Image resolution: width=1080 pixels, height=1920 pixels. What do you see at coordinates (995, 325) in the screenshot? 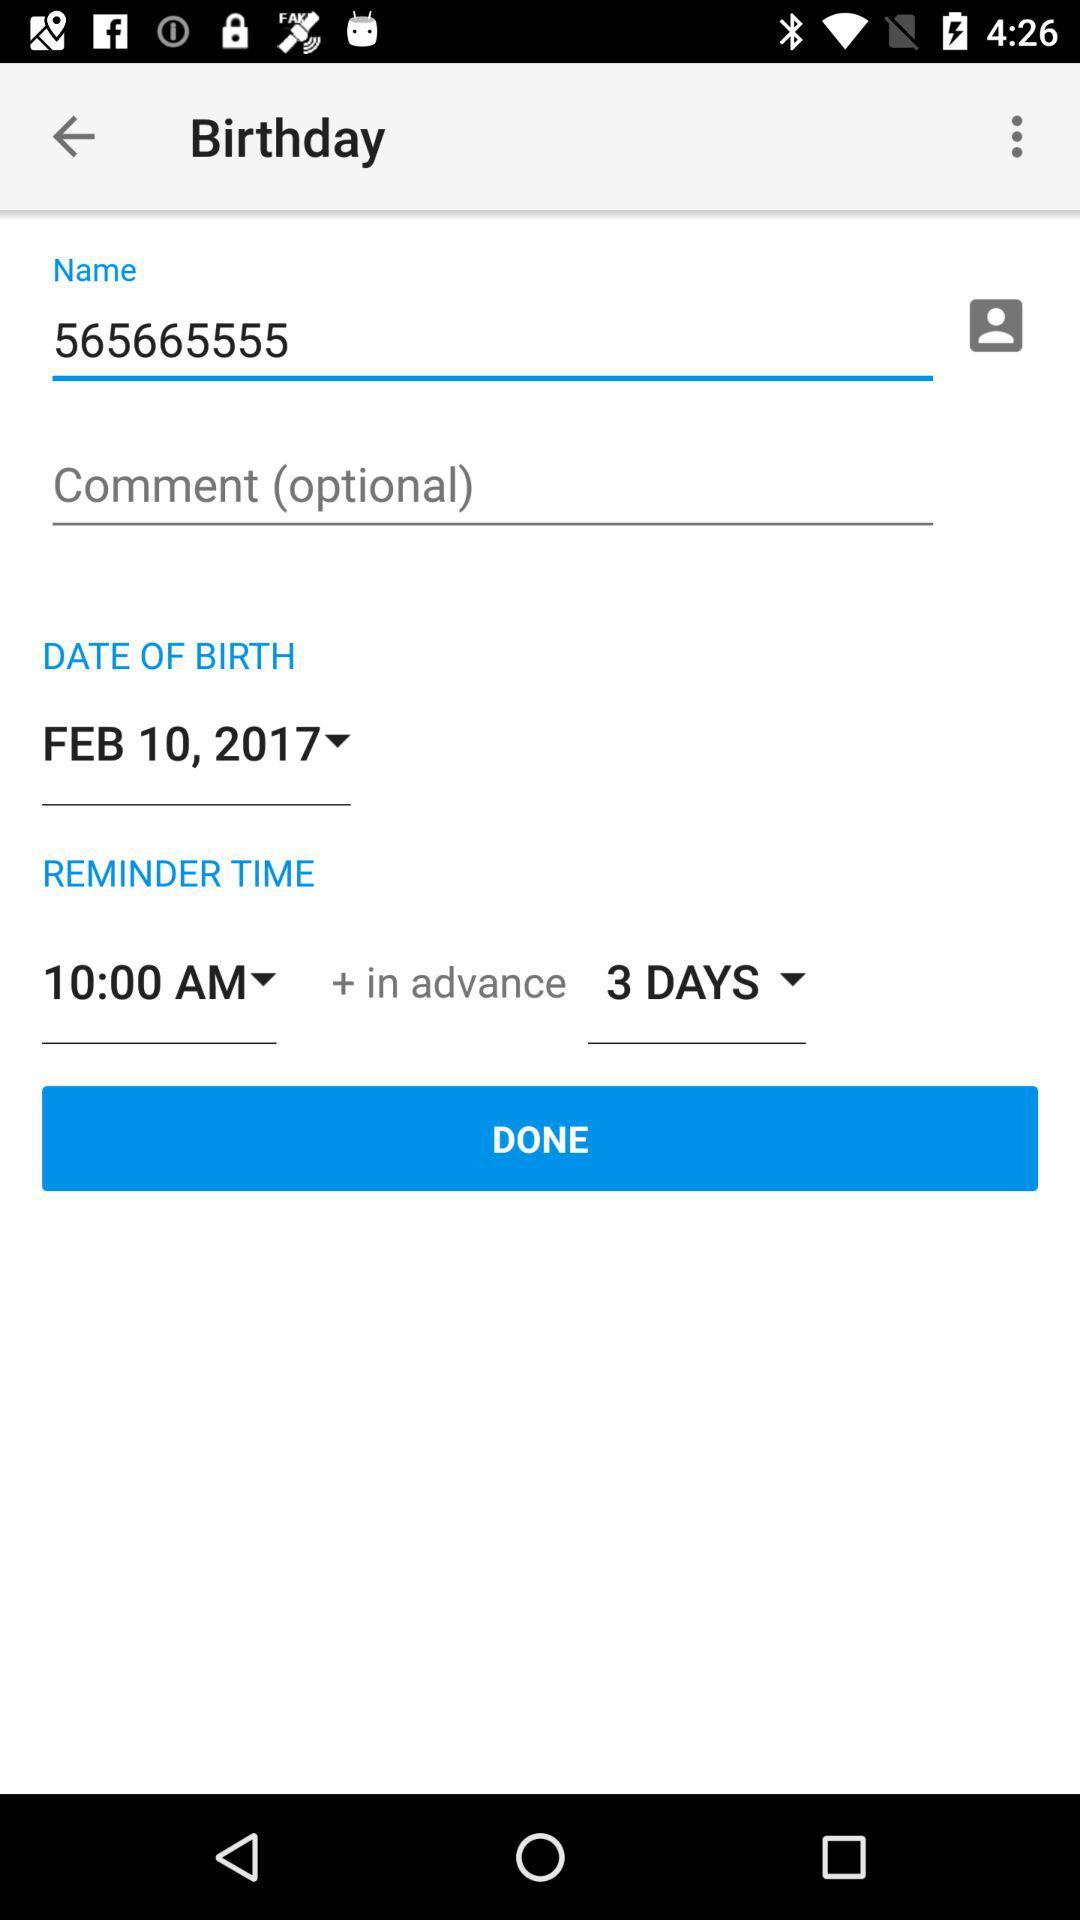
I see `contacts` at bounding box center [995, 325].